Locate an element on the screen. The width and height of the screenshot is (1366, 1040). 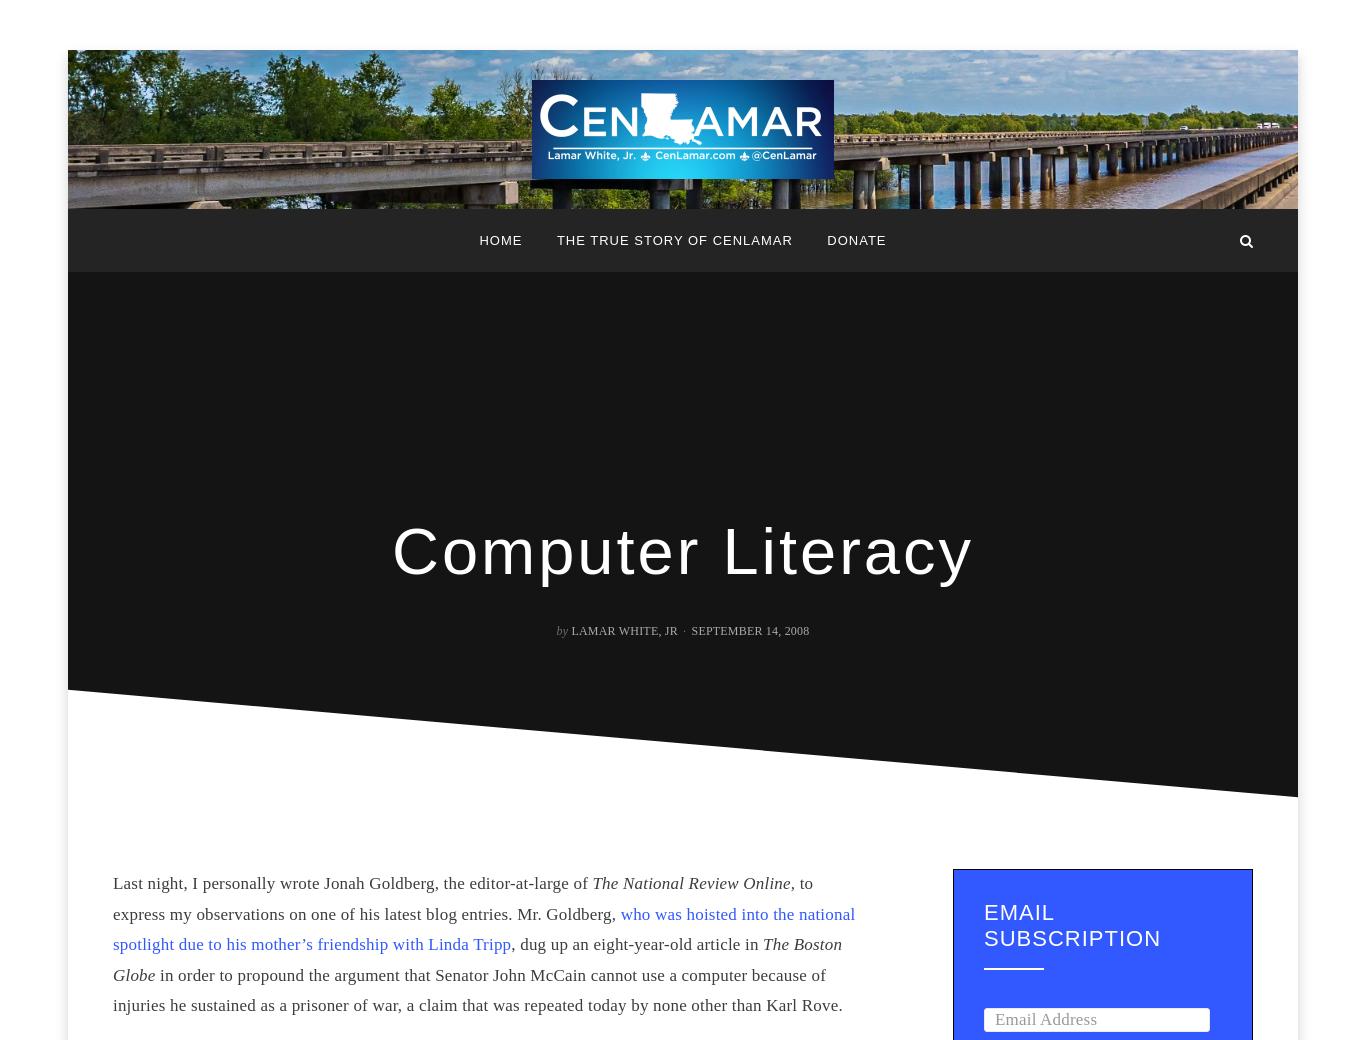
'Home' is located at coordinates (500, 240).